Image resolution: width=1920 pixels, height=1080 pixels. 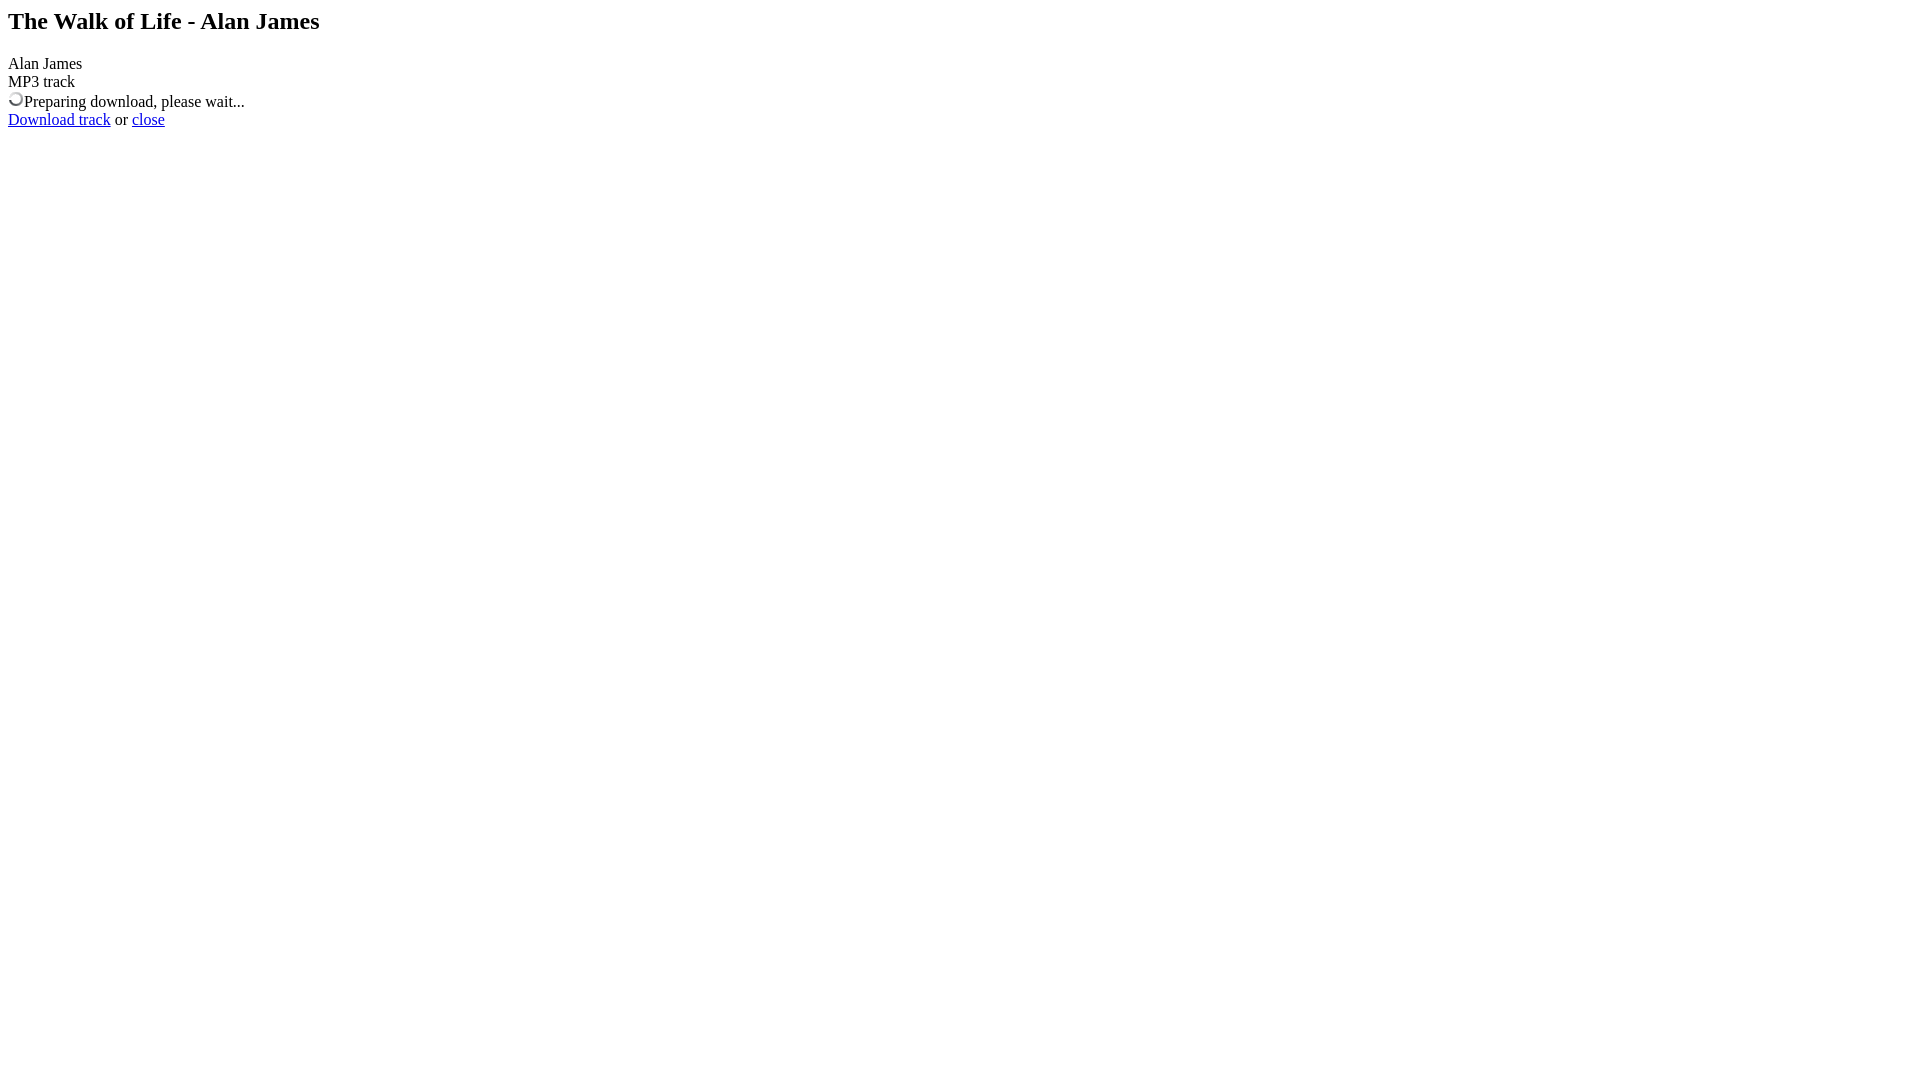 What do you see at coordinates (8, 119) in the screenshot?
I see `'Download track'` at bounding box center [8, 119].